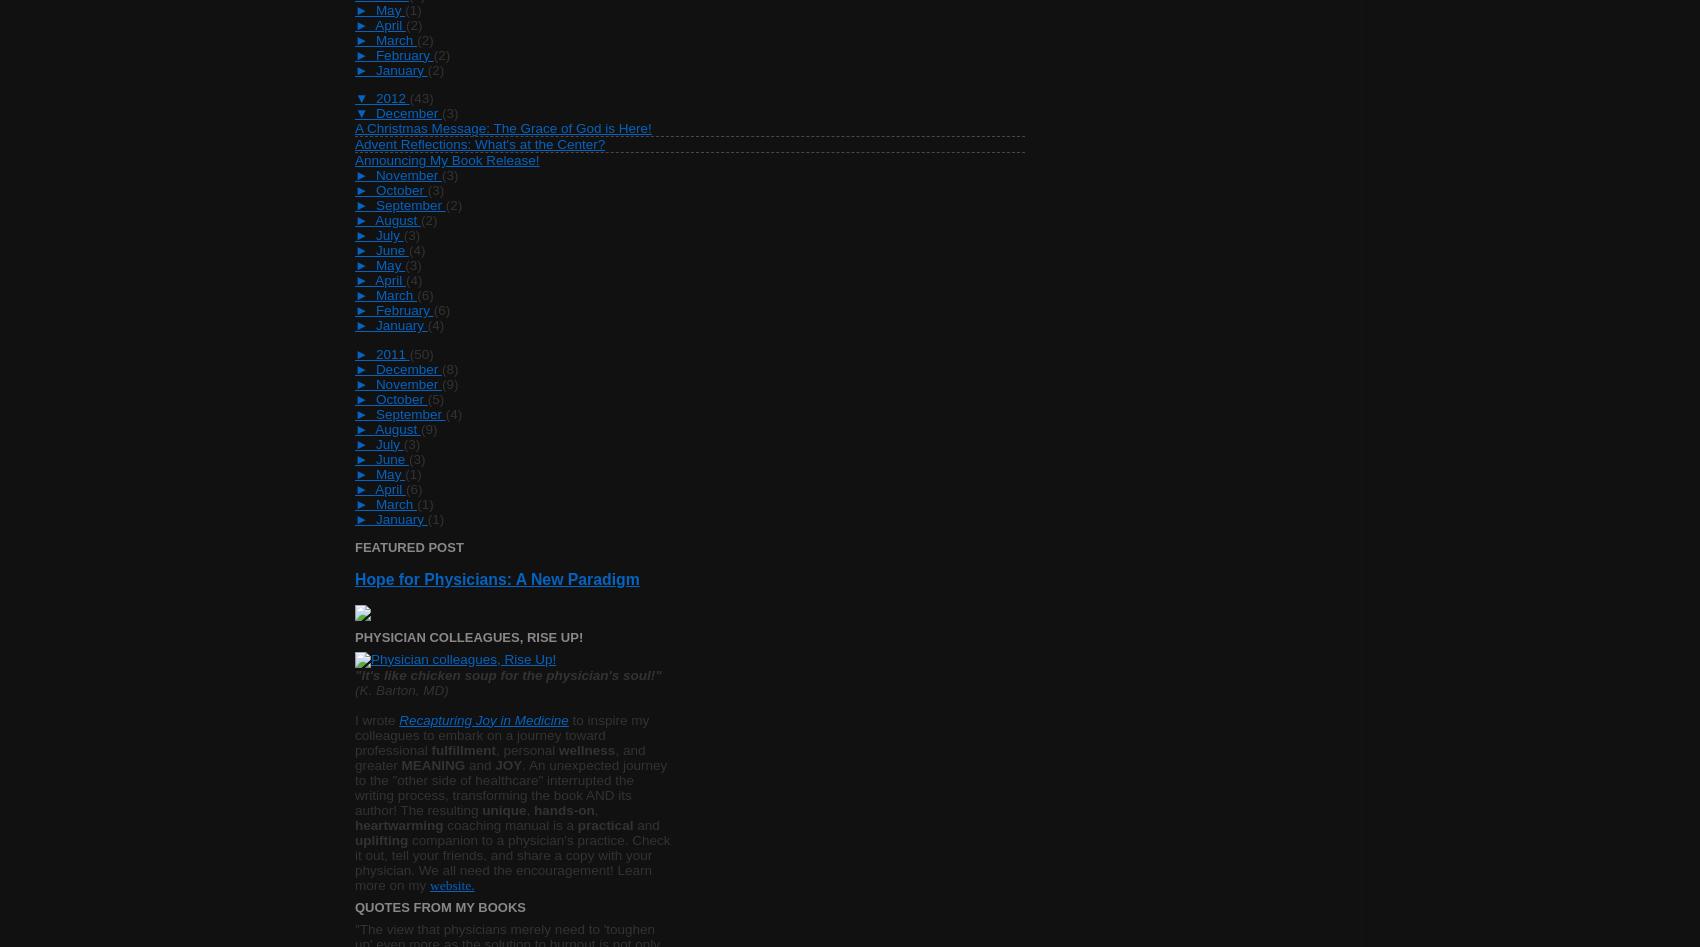  I want to click on '(5)', so click(435, 398).